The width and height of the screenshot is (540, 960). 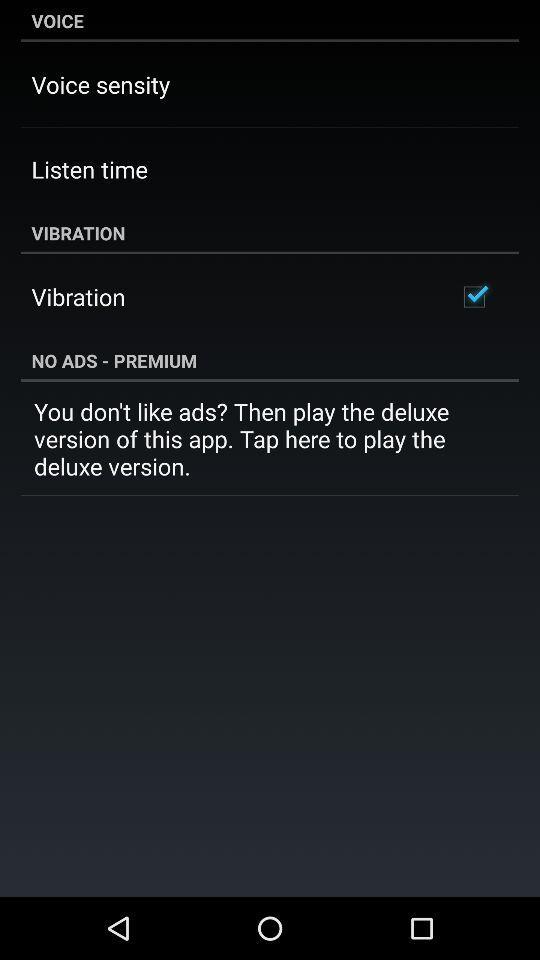 What do you see at coordinates (473, 296) in the screenshot?
I see `item below the vibration app` at bounding box center [473, 296].